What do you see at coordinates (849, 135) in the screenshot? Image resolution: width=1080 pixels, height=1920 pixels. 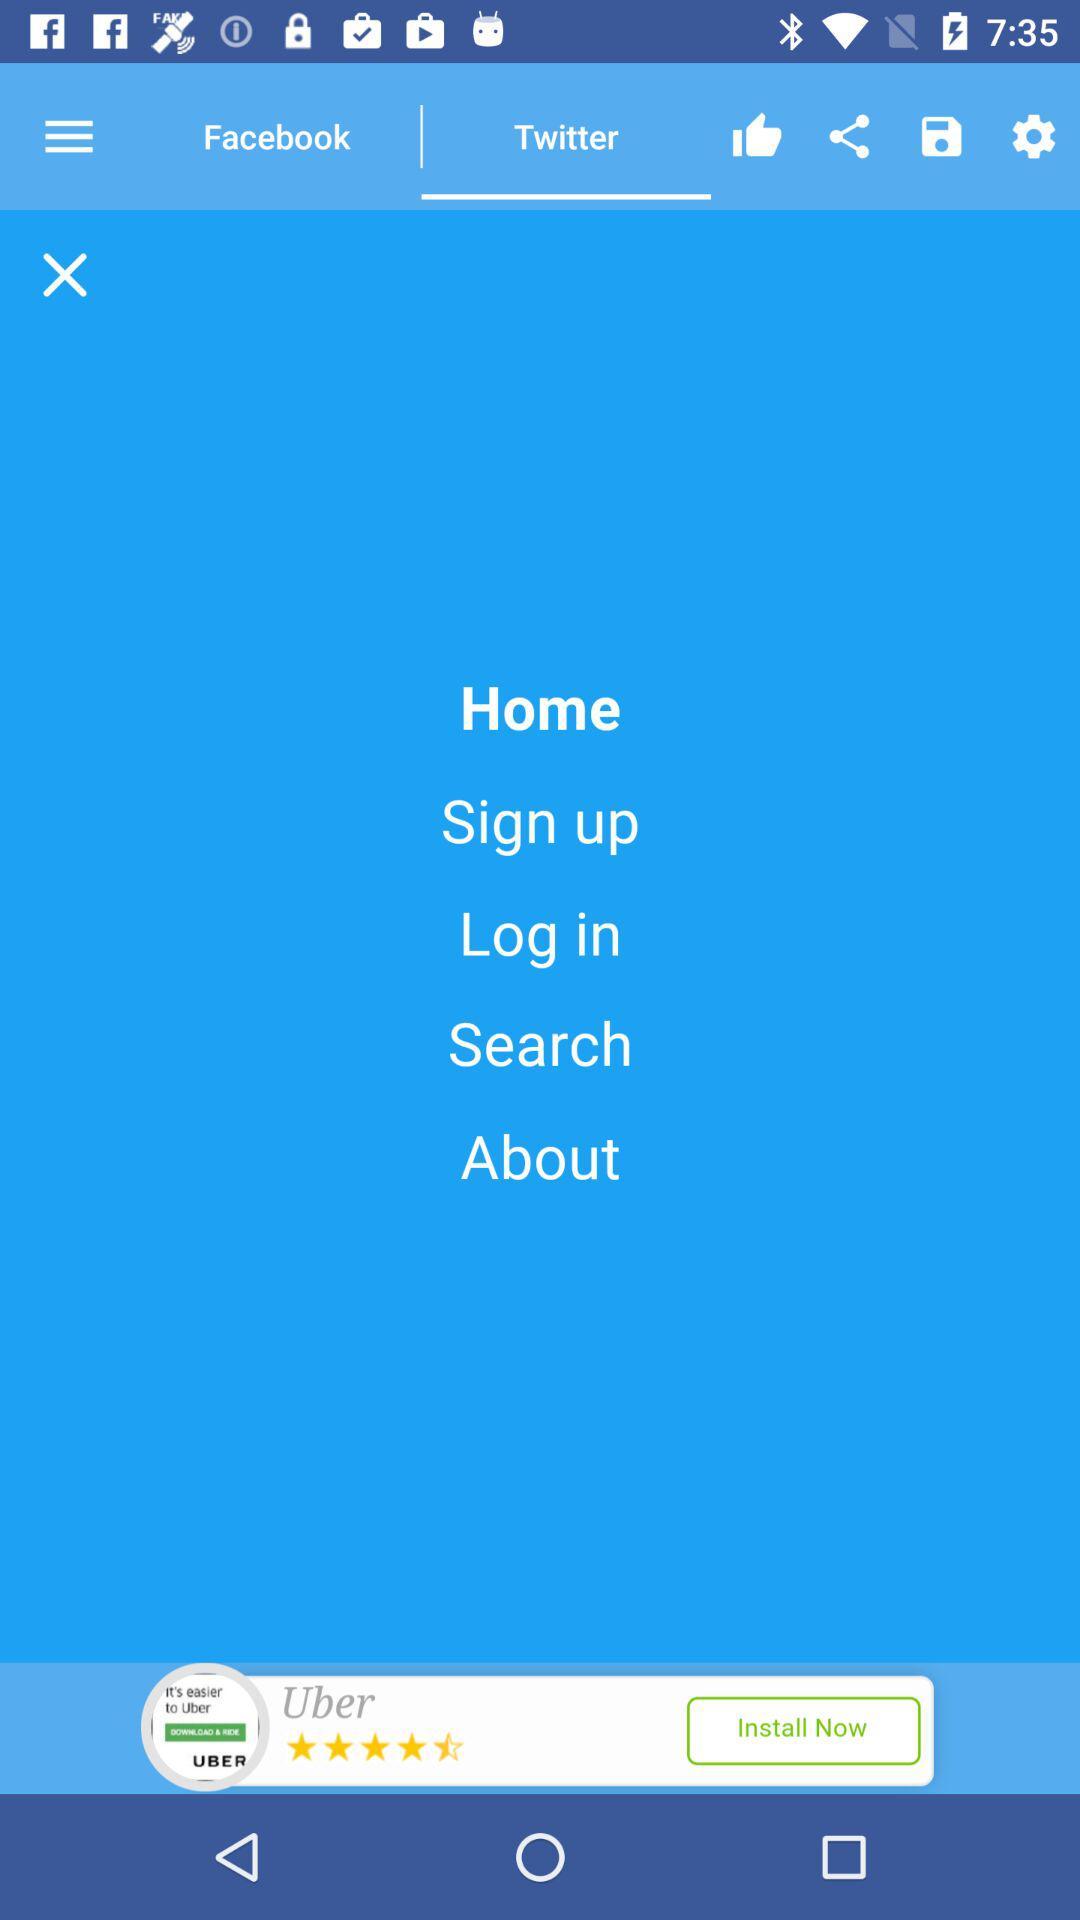 I see `share the page` at bounding box center [849, 135].